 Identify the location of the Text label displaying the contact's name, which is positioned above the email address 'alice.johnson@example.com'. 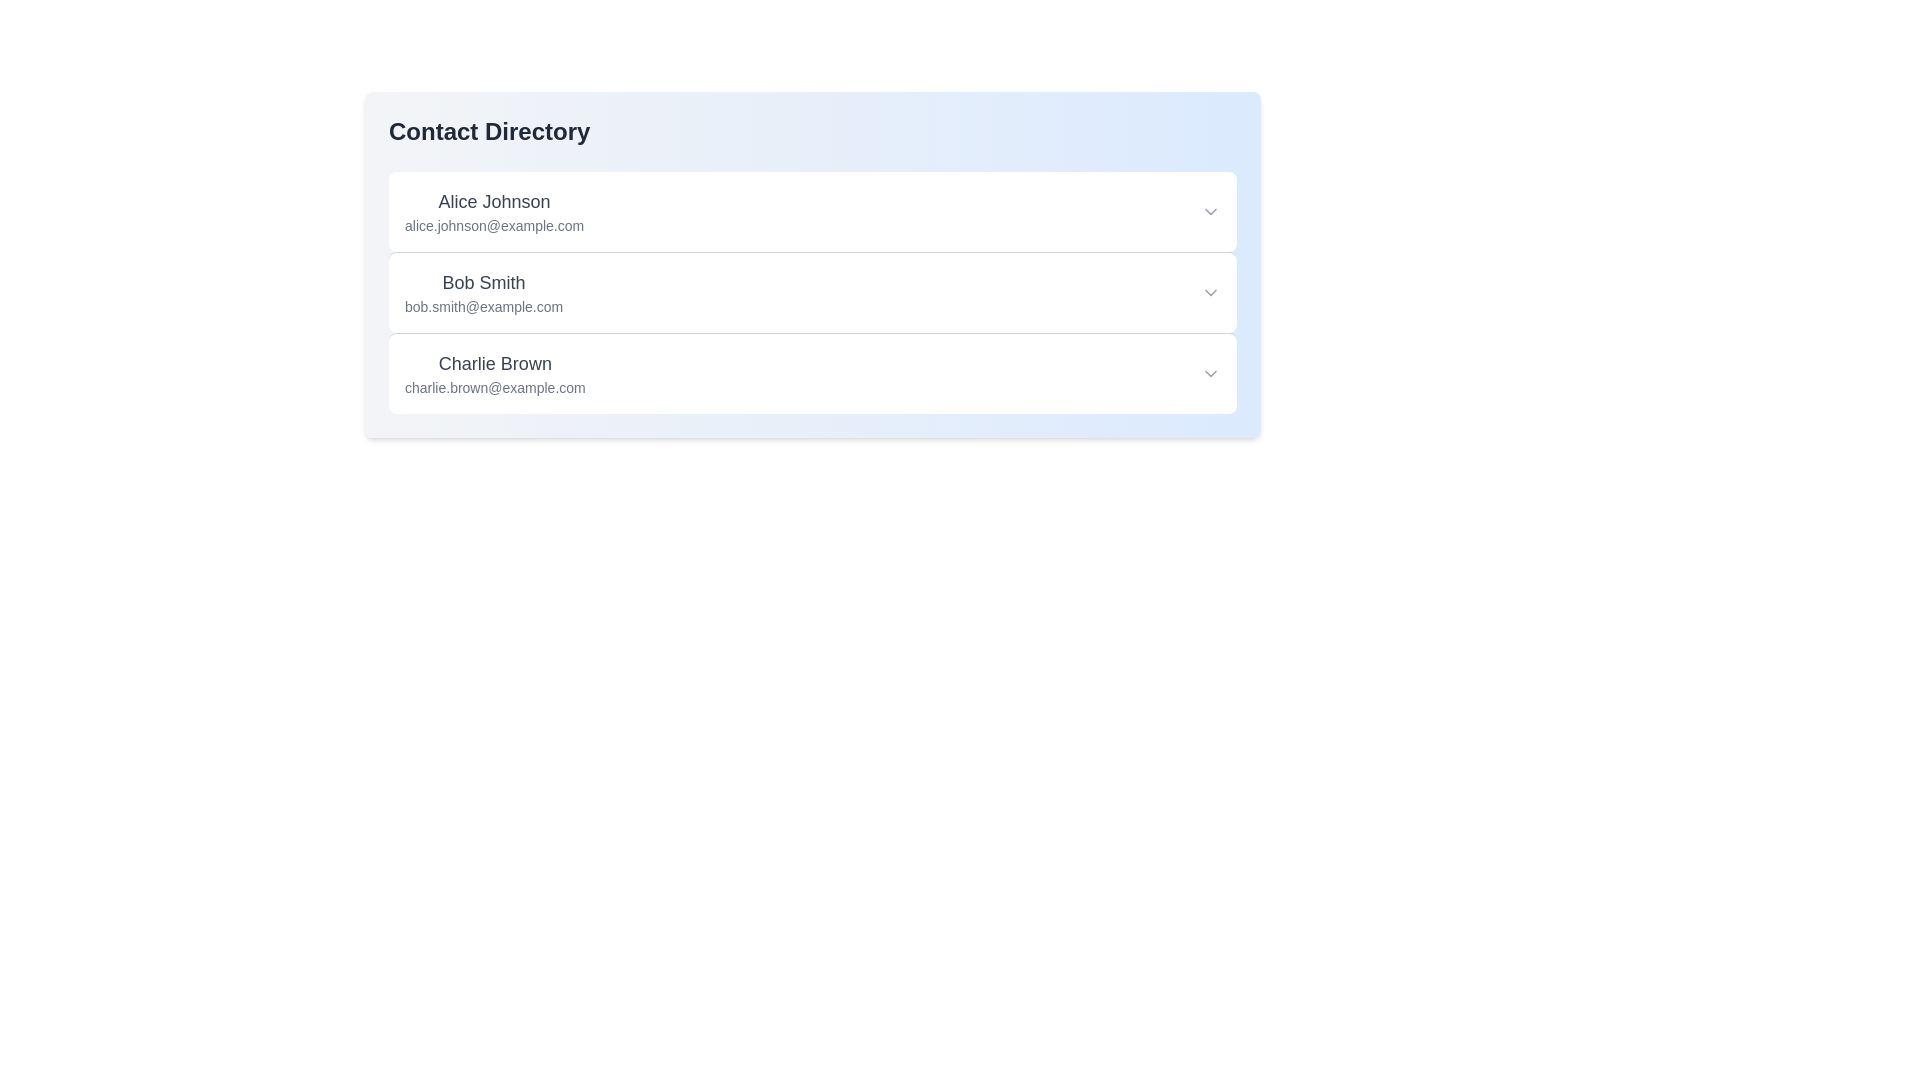
(494, 201).